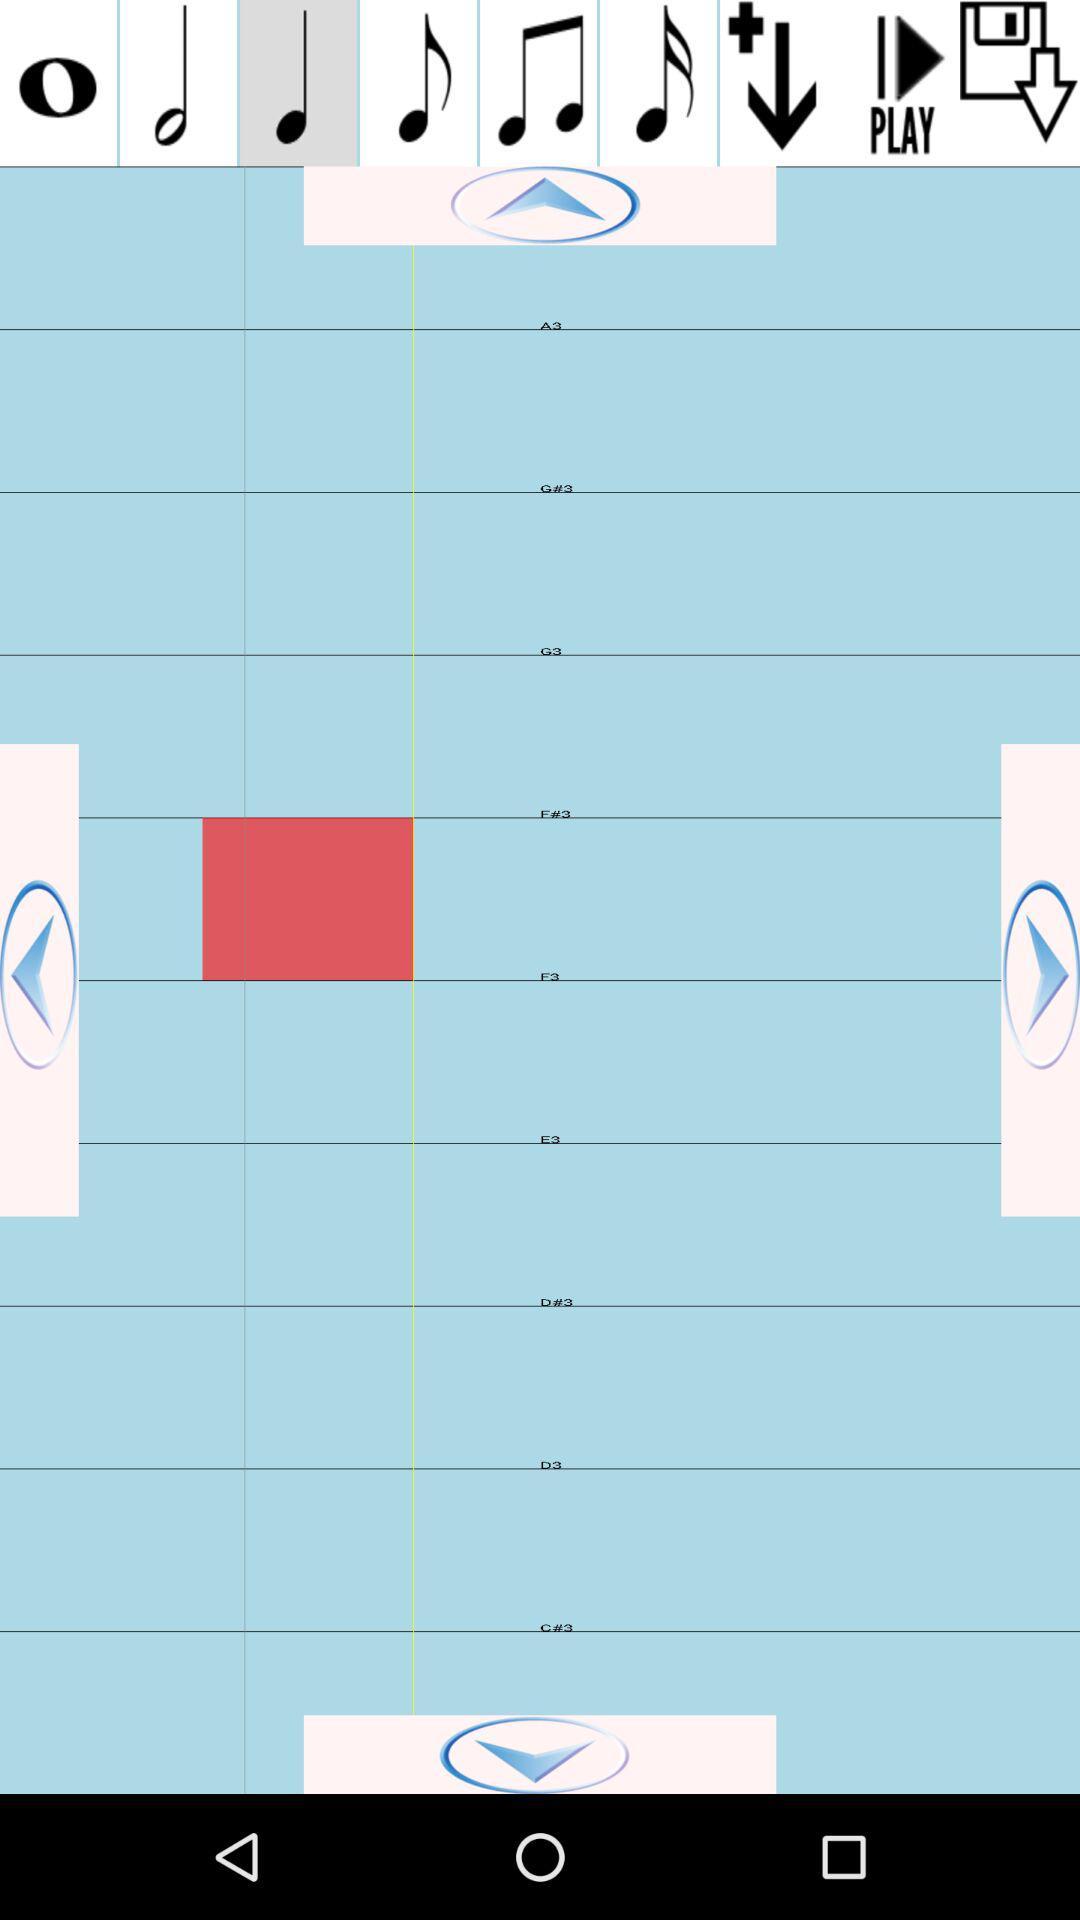  Describe the element at coordinates (537, 82) in the screenshot. I see `musical note` at that location.